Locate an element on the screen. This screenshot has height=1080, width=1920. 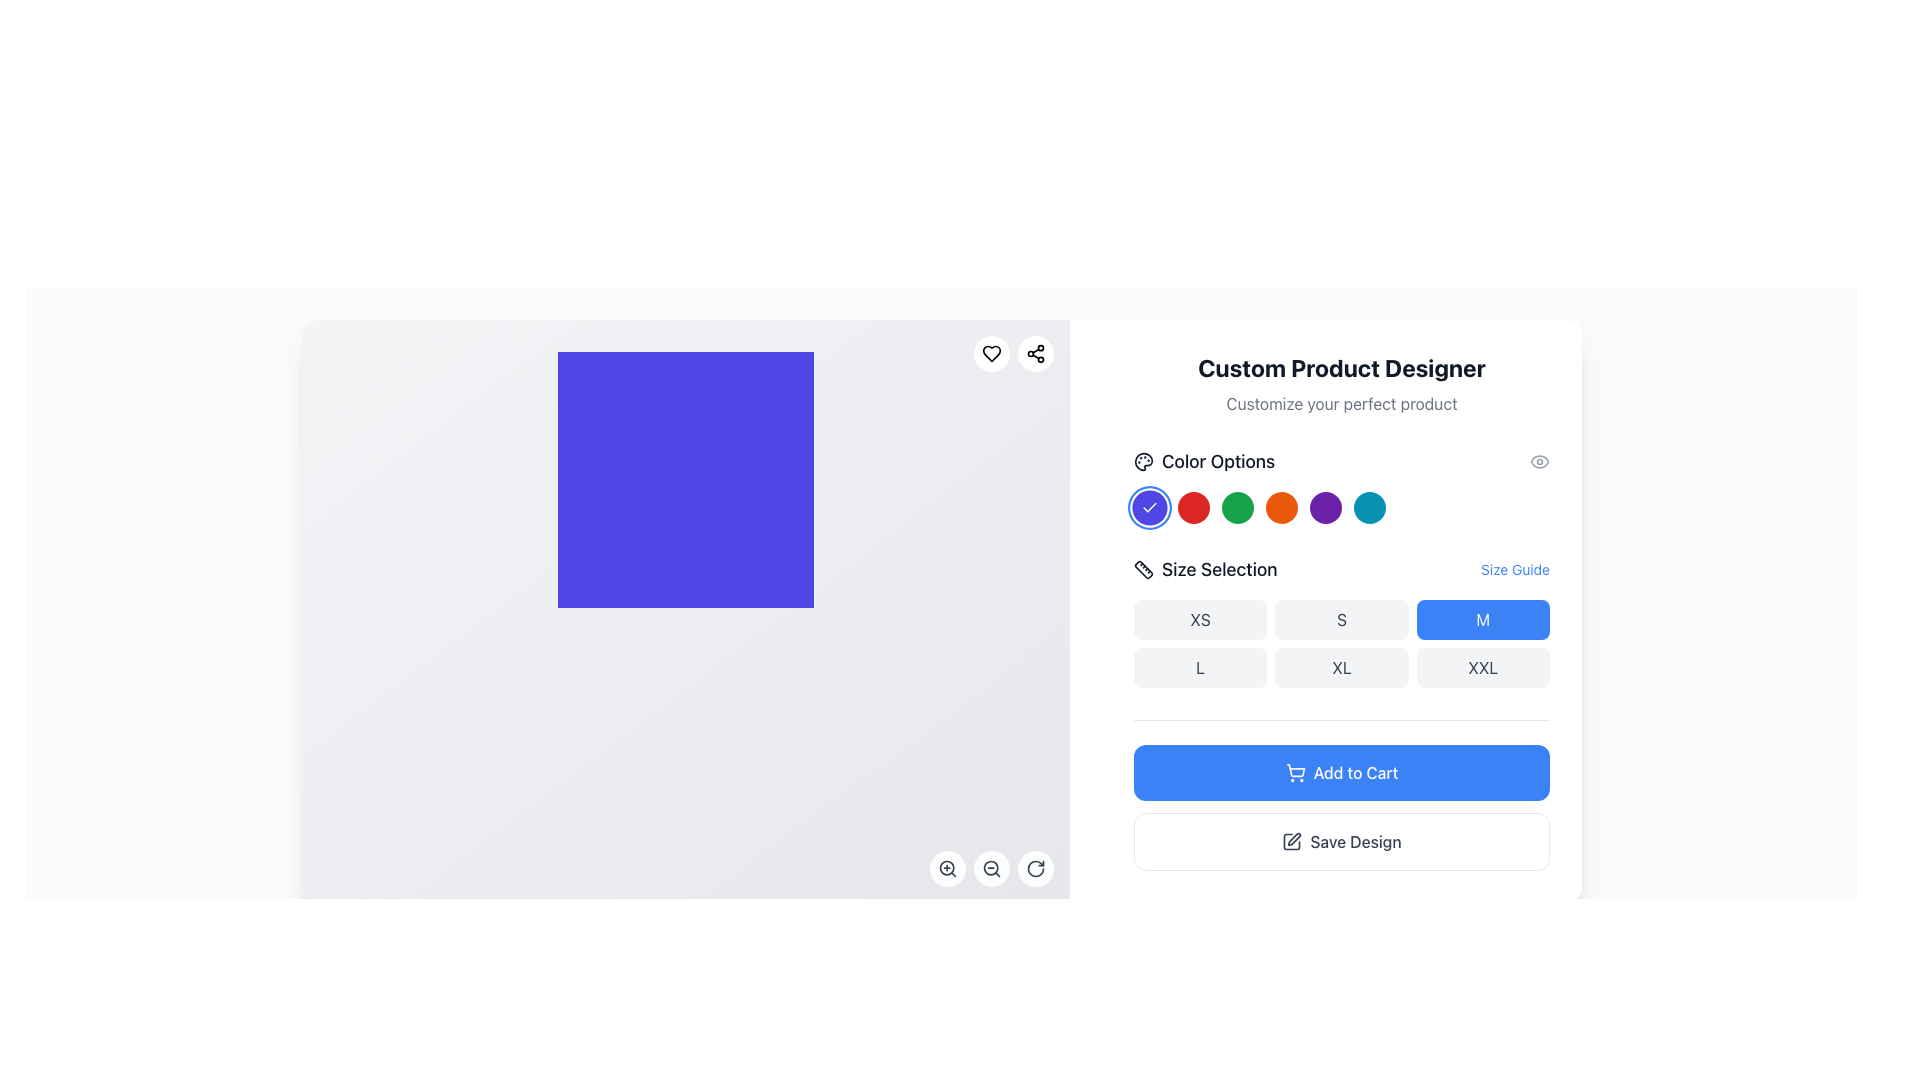
the Share button icon, which resembles a share symbol with three circles connected by two lines is located at coordinates (1036, 353).